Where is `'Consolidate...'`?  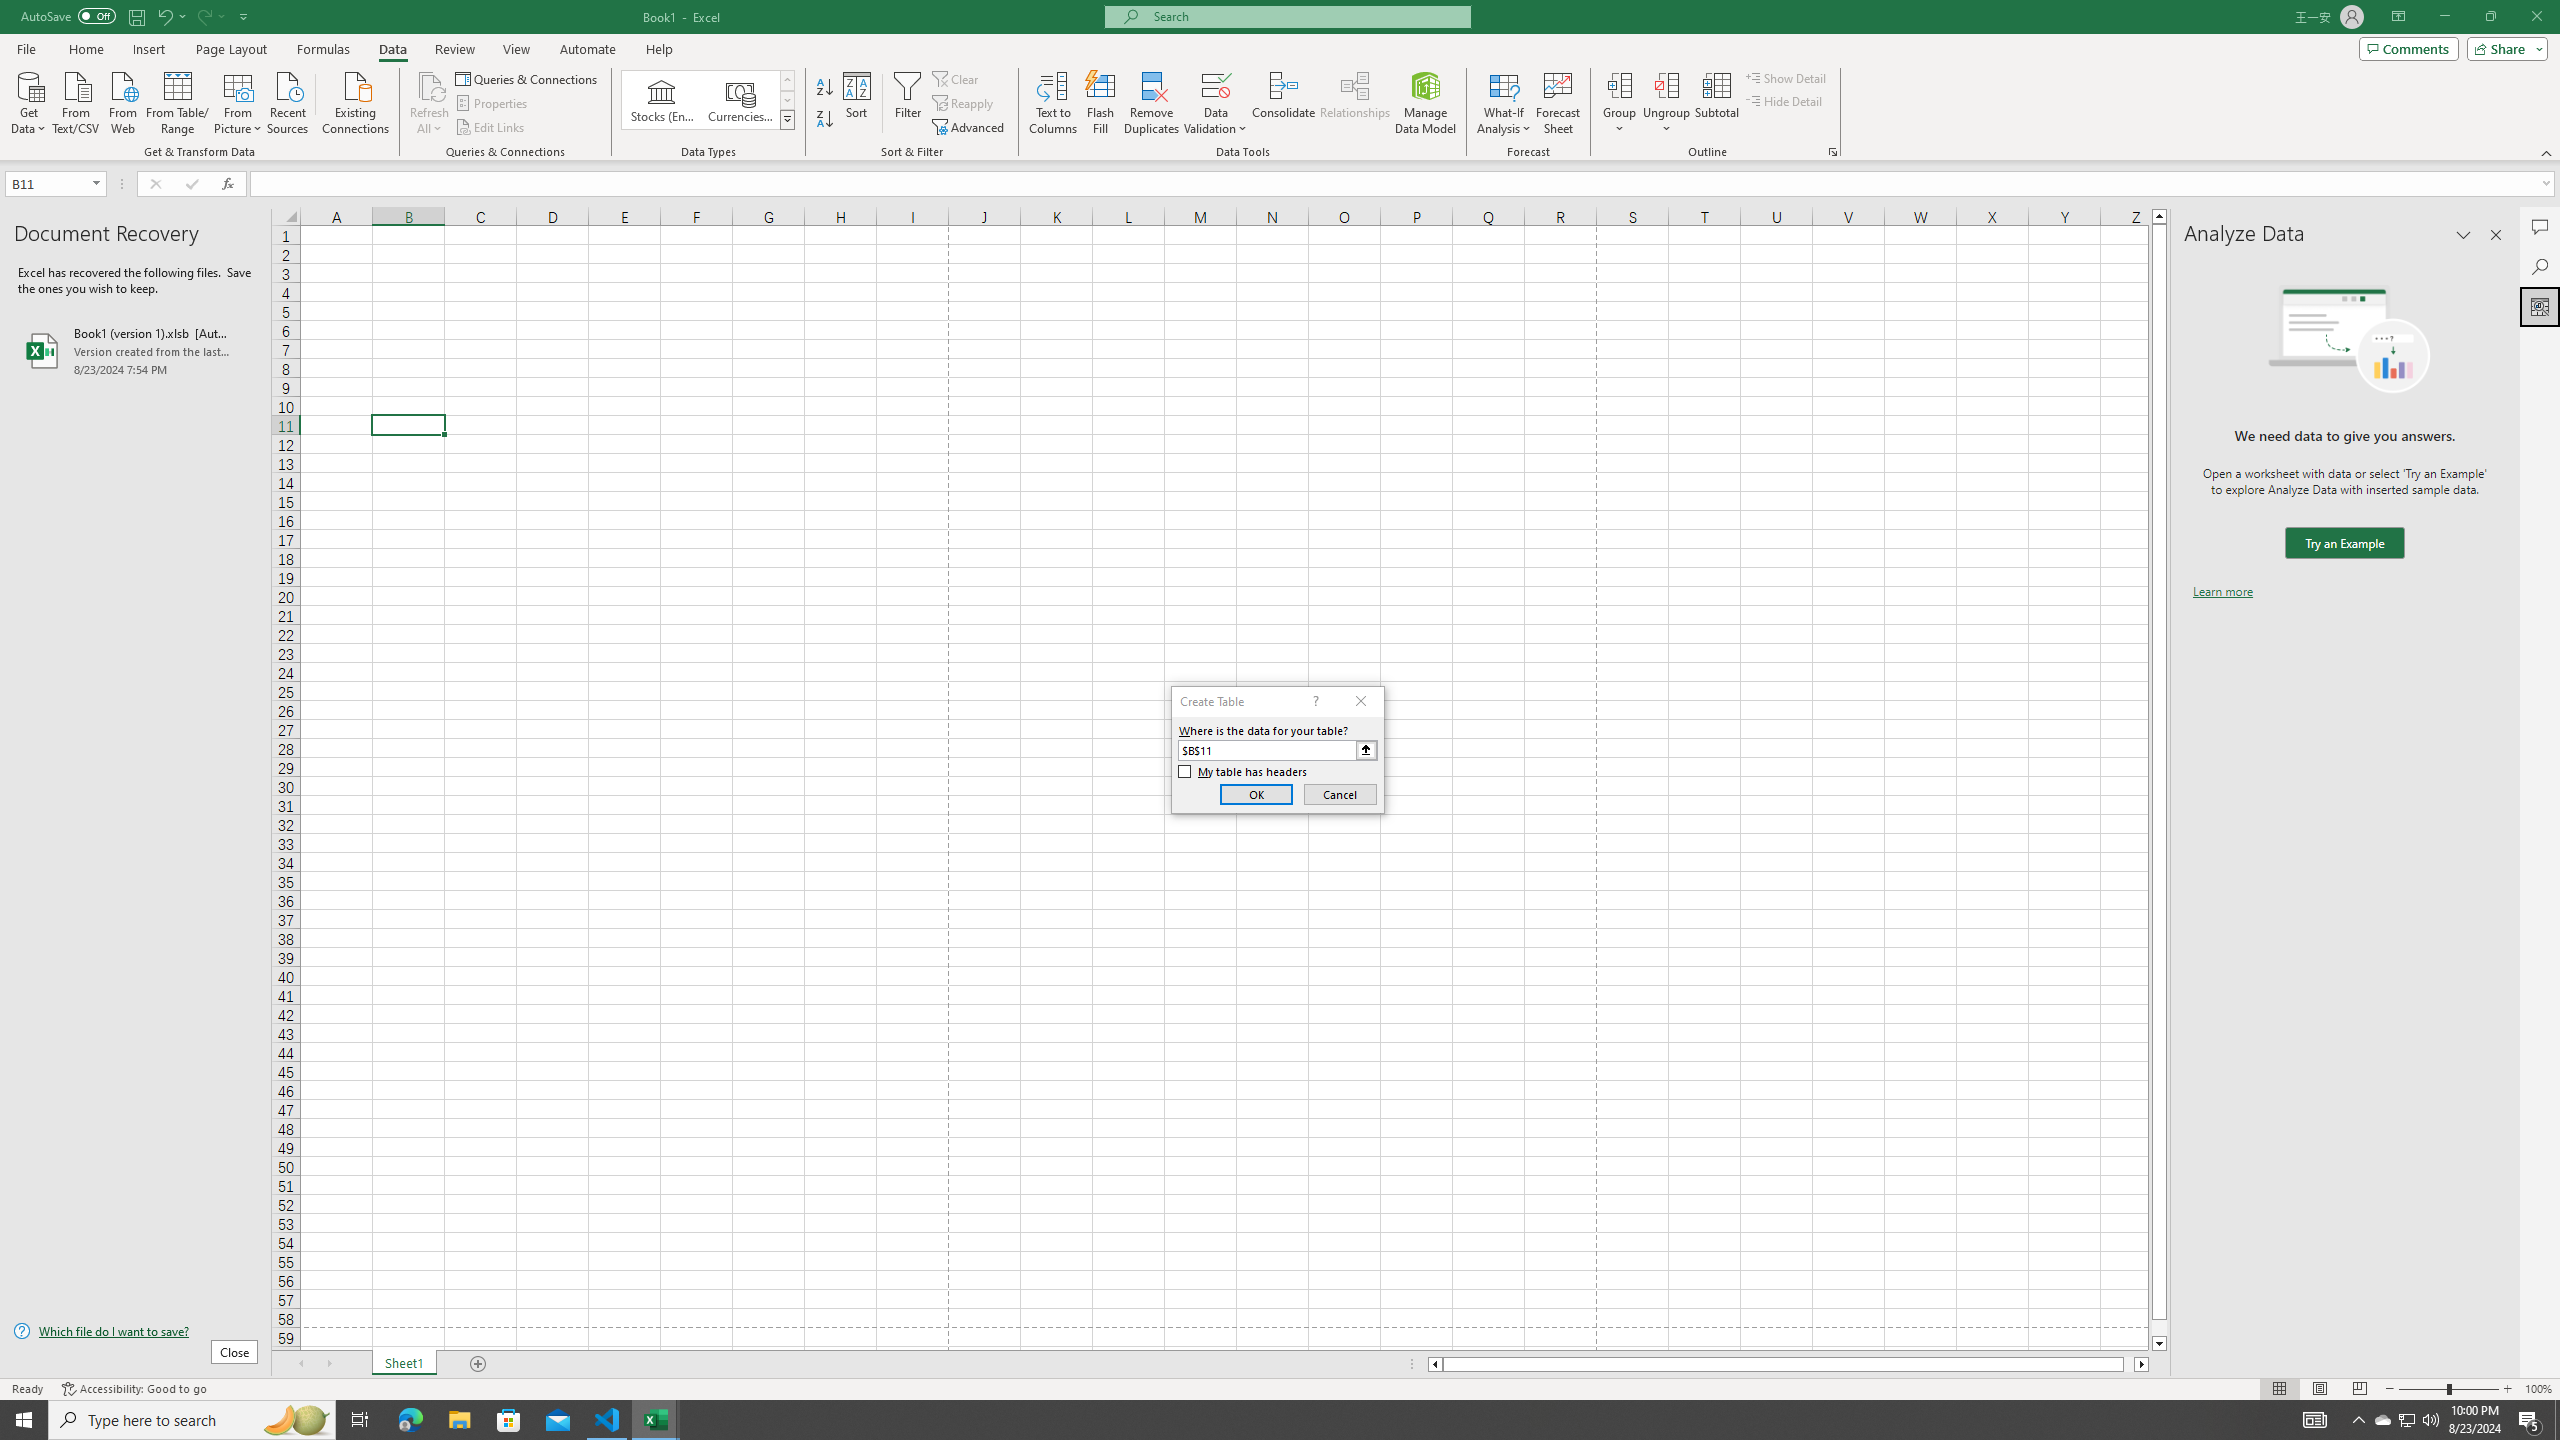
'Consolidate...' is located at coordinates (1283, 103).